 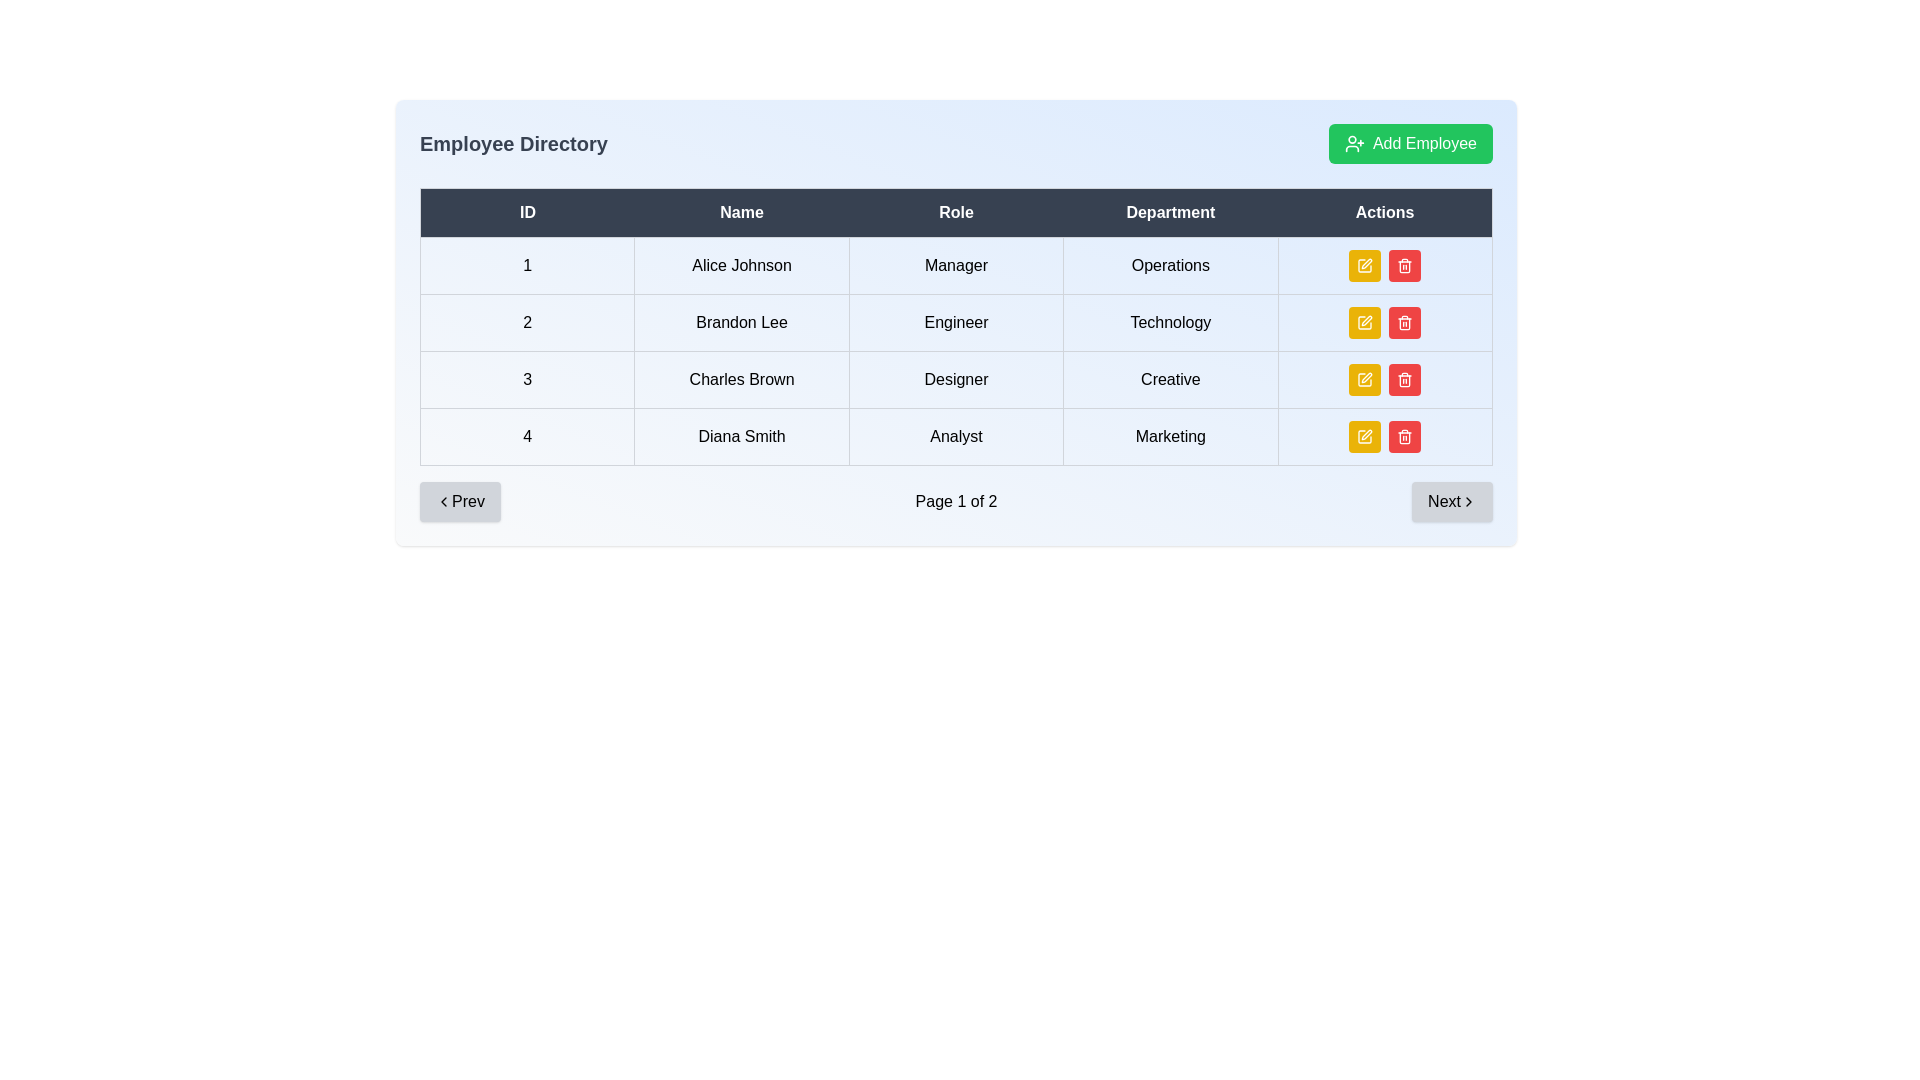 I want to click on the text label displaying 'Page 1 of 2' which indicates the pagination status, located centrally between the 'Prev' and 'Next' buttons, so click(x=955, y=500).